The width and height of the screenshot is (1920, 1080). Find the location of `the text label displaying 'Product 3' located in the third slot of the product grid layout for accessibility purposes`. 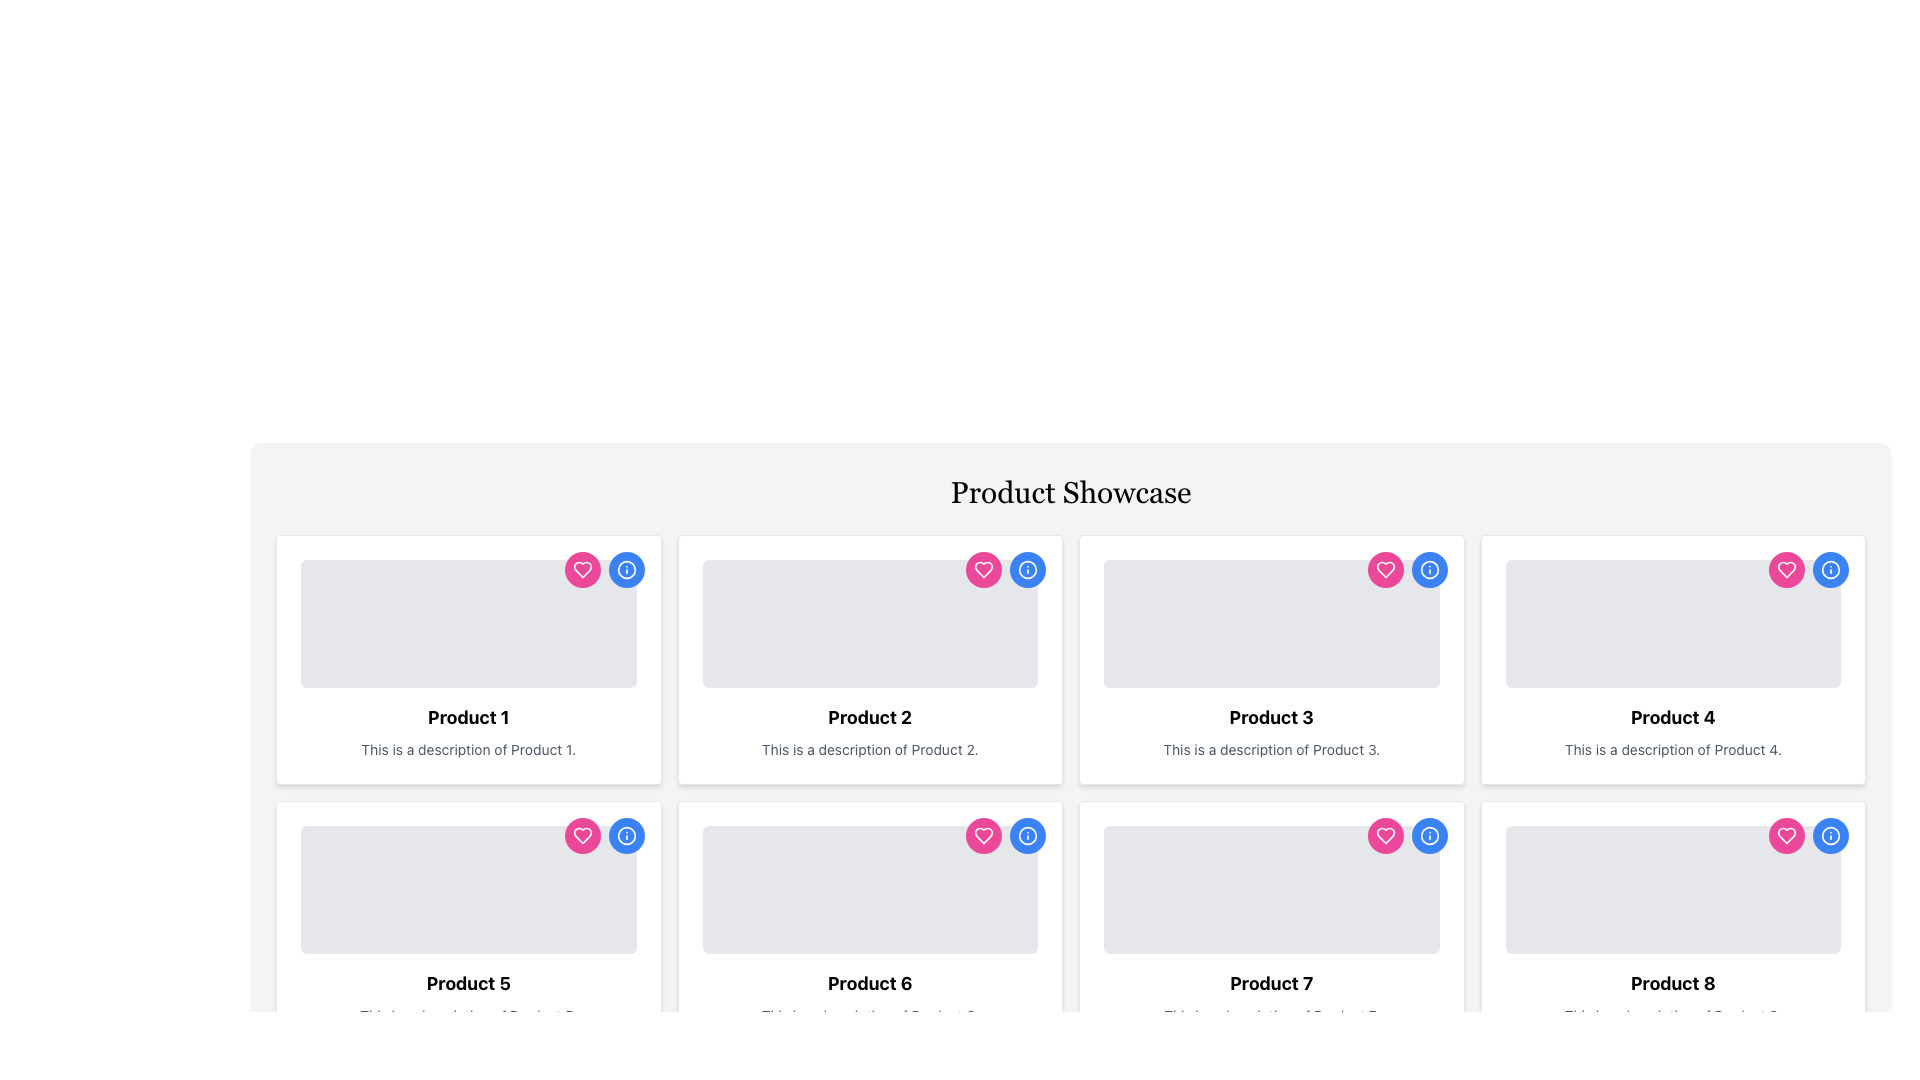

the text label displaying 'Product 3' located in the third slot of the product grid layout for accessibility purposes is located at coordinates (1270, 716).